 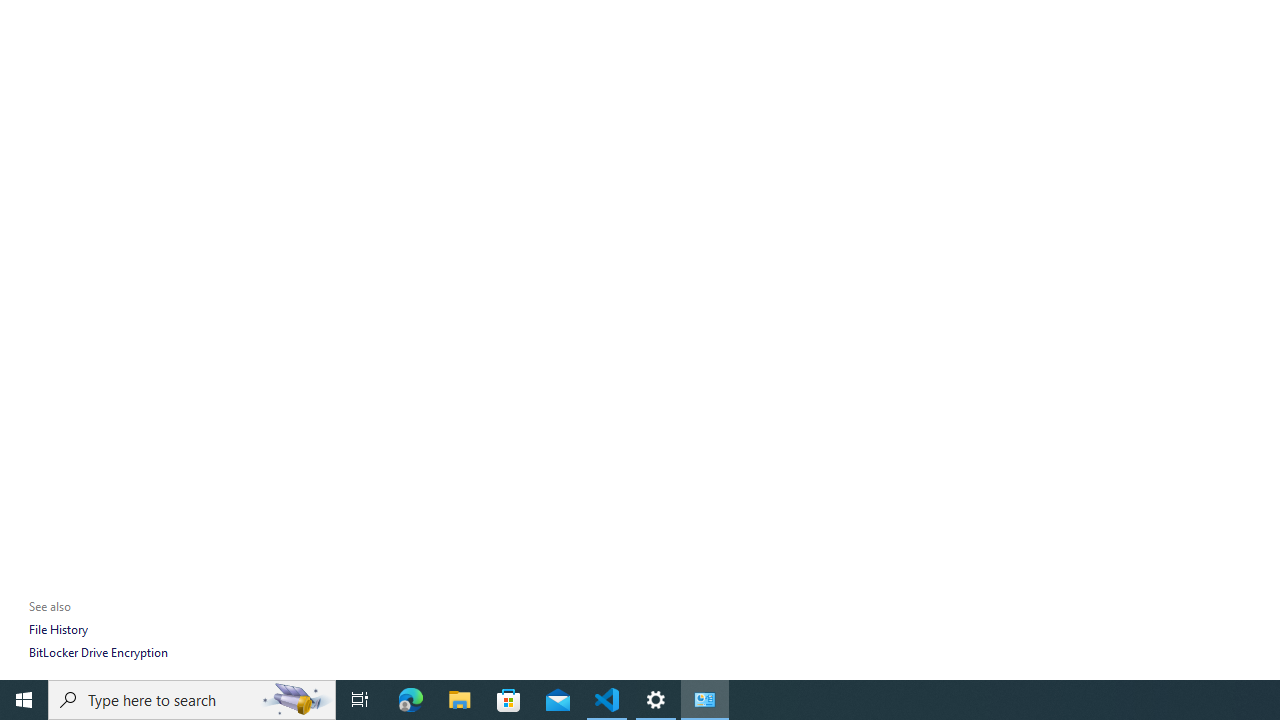 I want to click on 'BitLocker Drive Encryption', so click(x=97, y=652).